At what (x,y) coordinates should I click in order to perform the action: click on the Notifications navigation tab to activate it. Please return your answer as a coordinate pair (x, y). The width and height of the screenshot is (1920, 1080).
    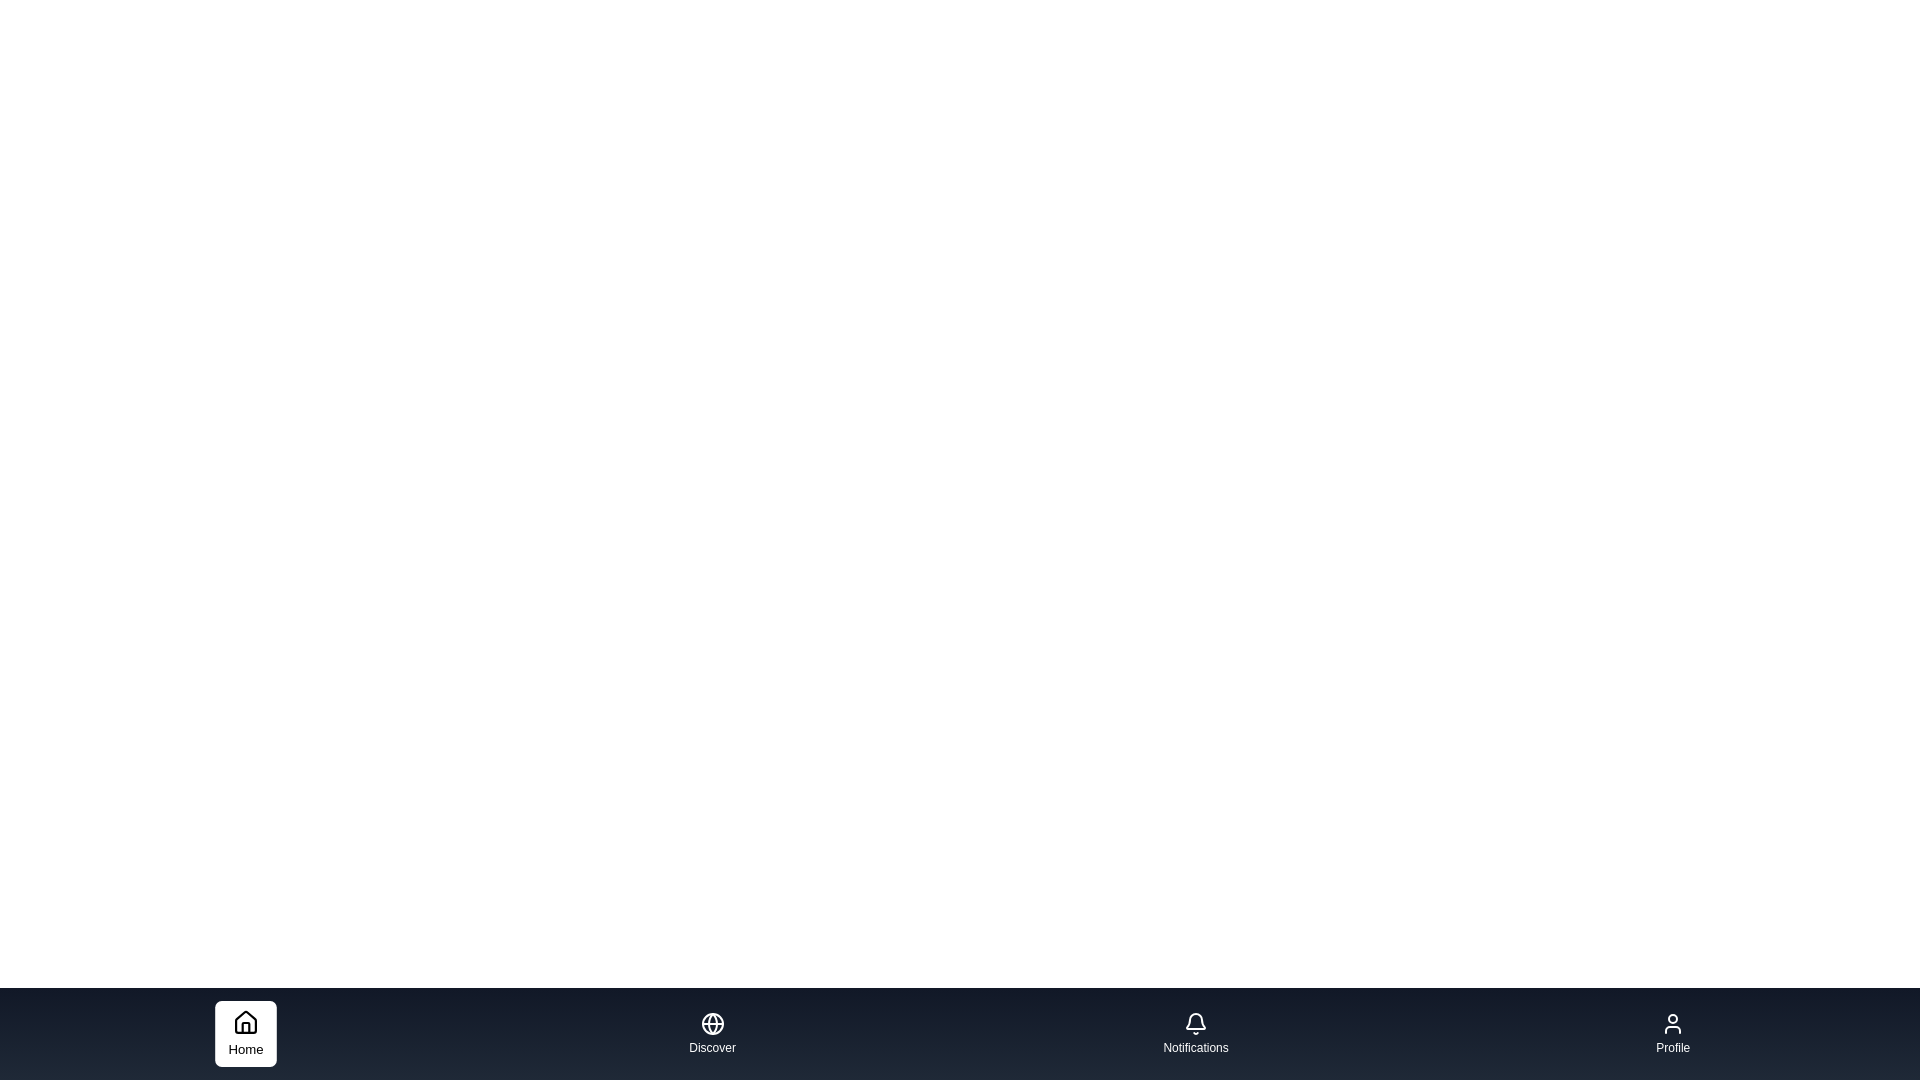
    Looking at the image, I should click on (1195, 1033).